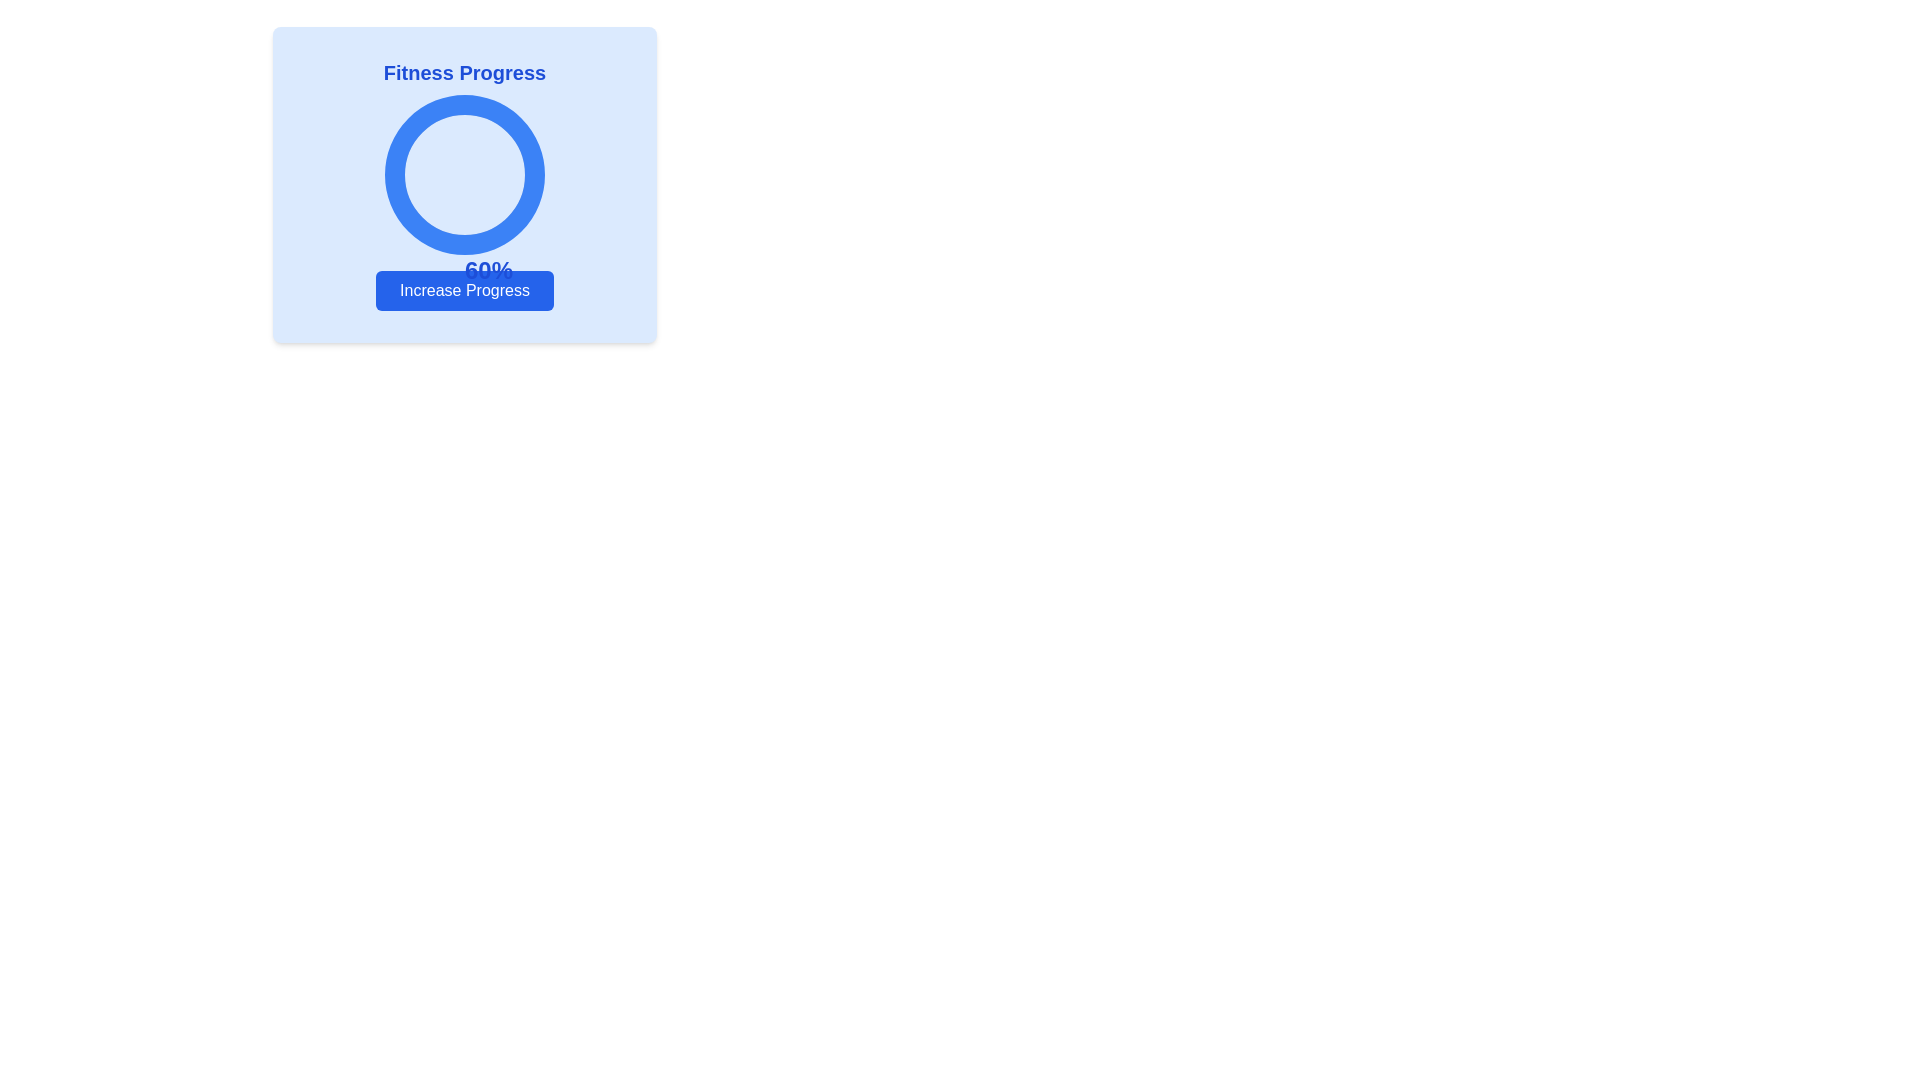 Image resolution: width=1920 pixels, height=1080 pixels. Describe the element at coordinates (464, 290) in the screenshot. I see `the 'Increase Progress' button, which has a blue background and white text, located below the '60%' text and circular progress indicator` at that location.